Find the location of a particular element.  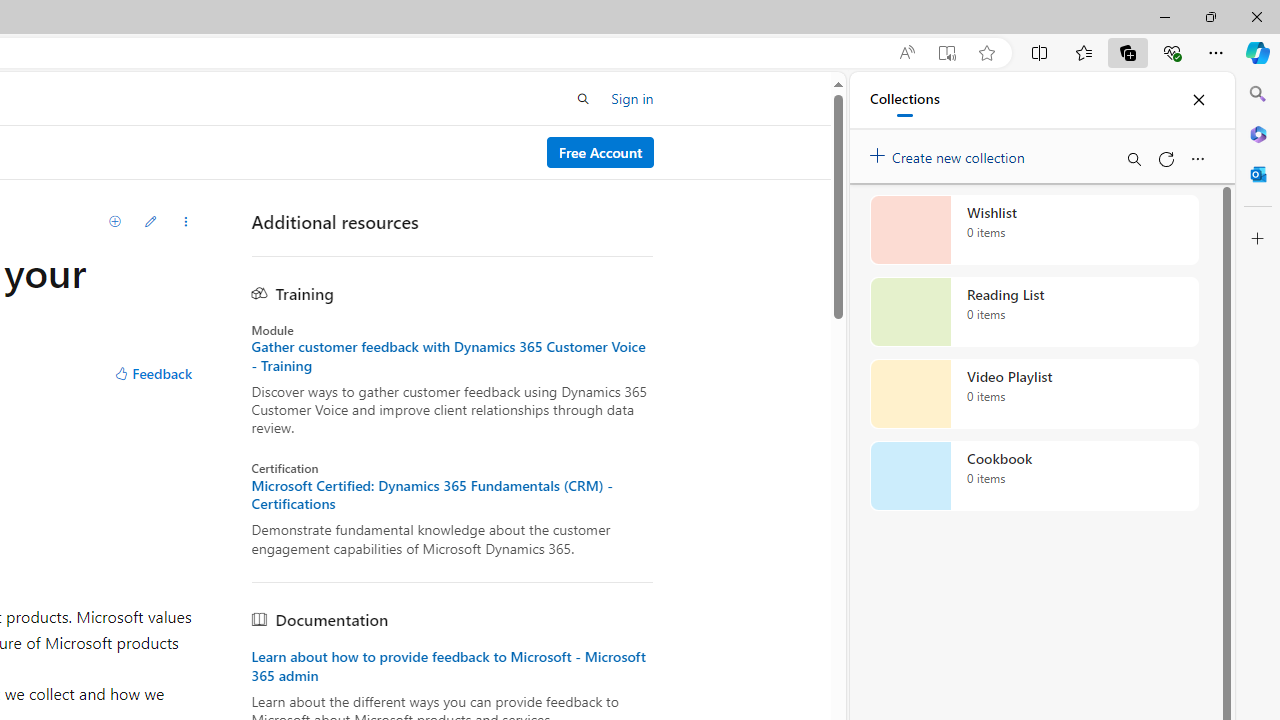

'Video Playlist collection, 0 items' is located at coordinates (1034, 394).